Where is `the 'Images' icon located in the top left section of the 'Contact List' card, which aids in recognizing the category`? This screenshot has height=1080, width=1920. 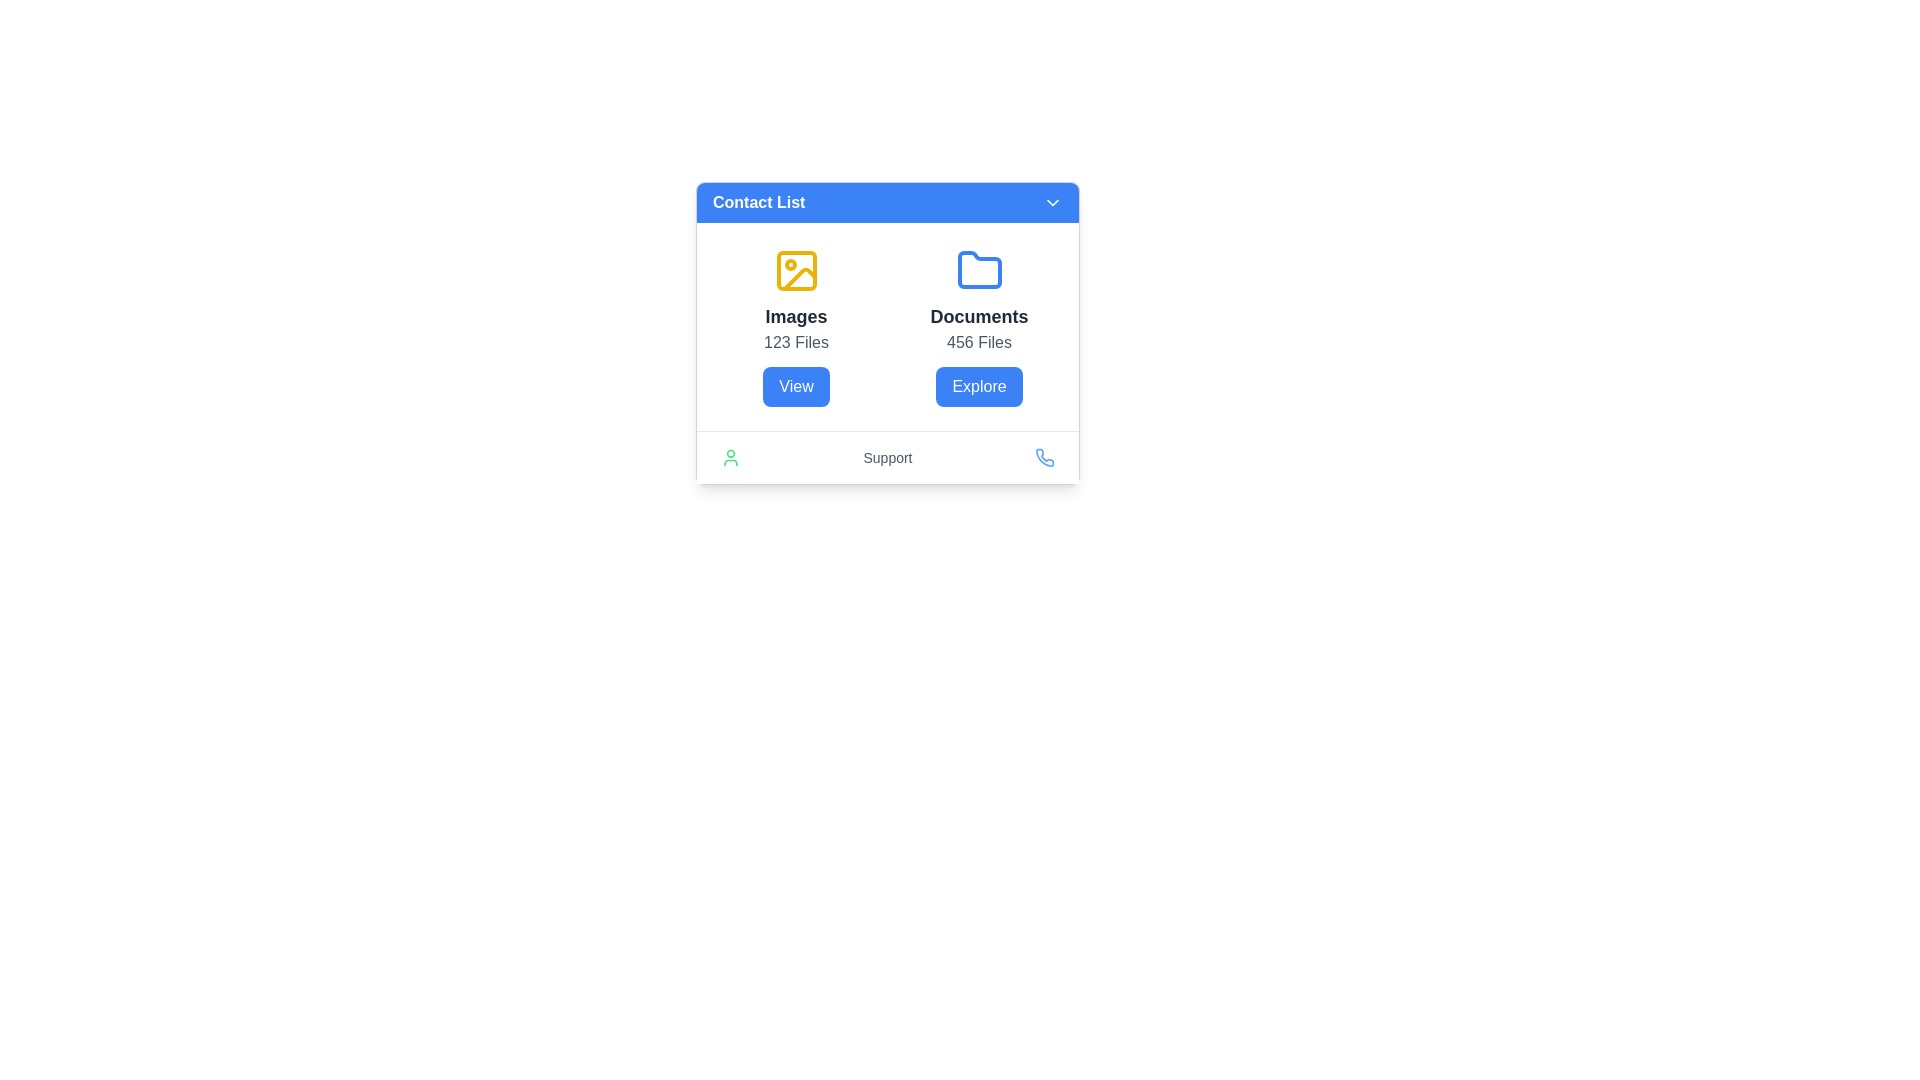 the 'Images' icon located in the top left section of the 'Contact List' card, which aids in recognizing the category is located at coordinates (795, 270).